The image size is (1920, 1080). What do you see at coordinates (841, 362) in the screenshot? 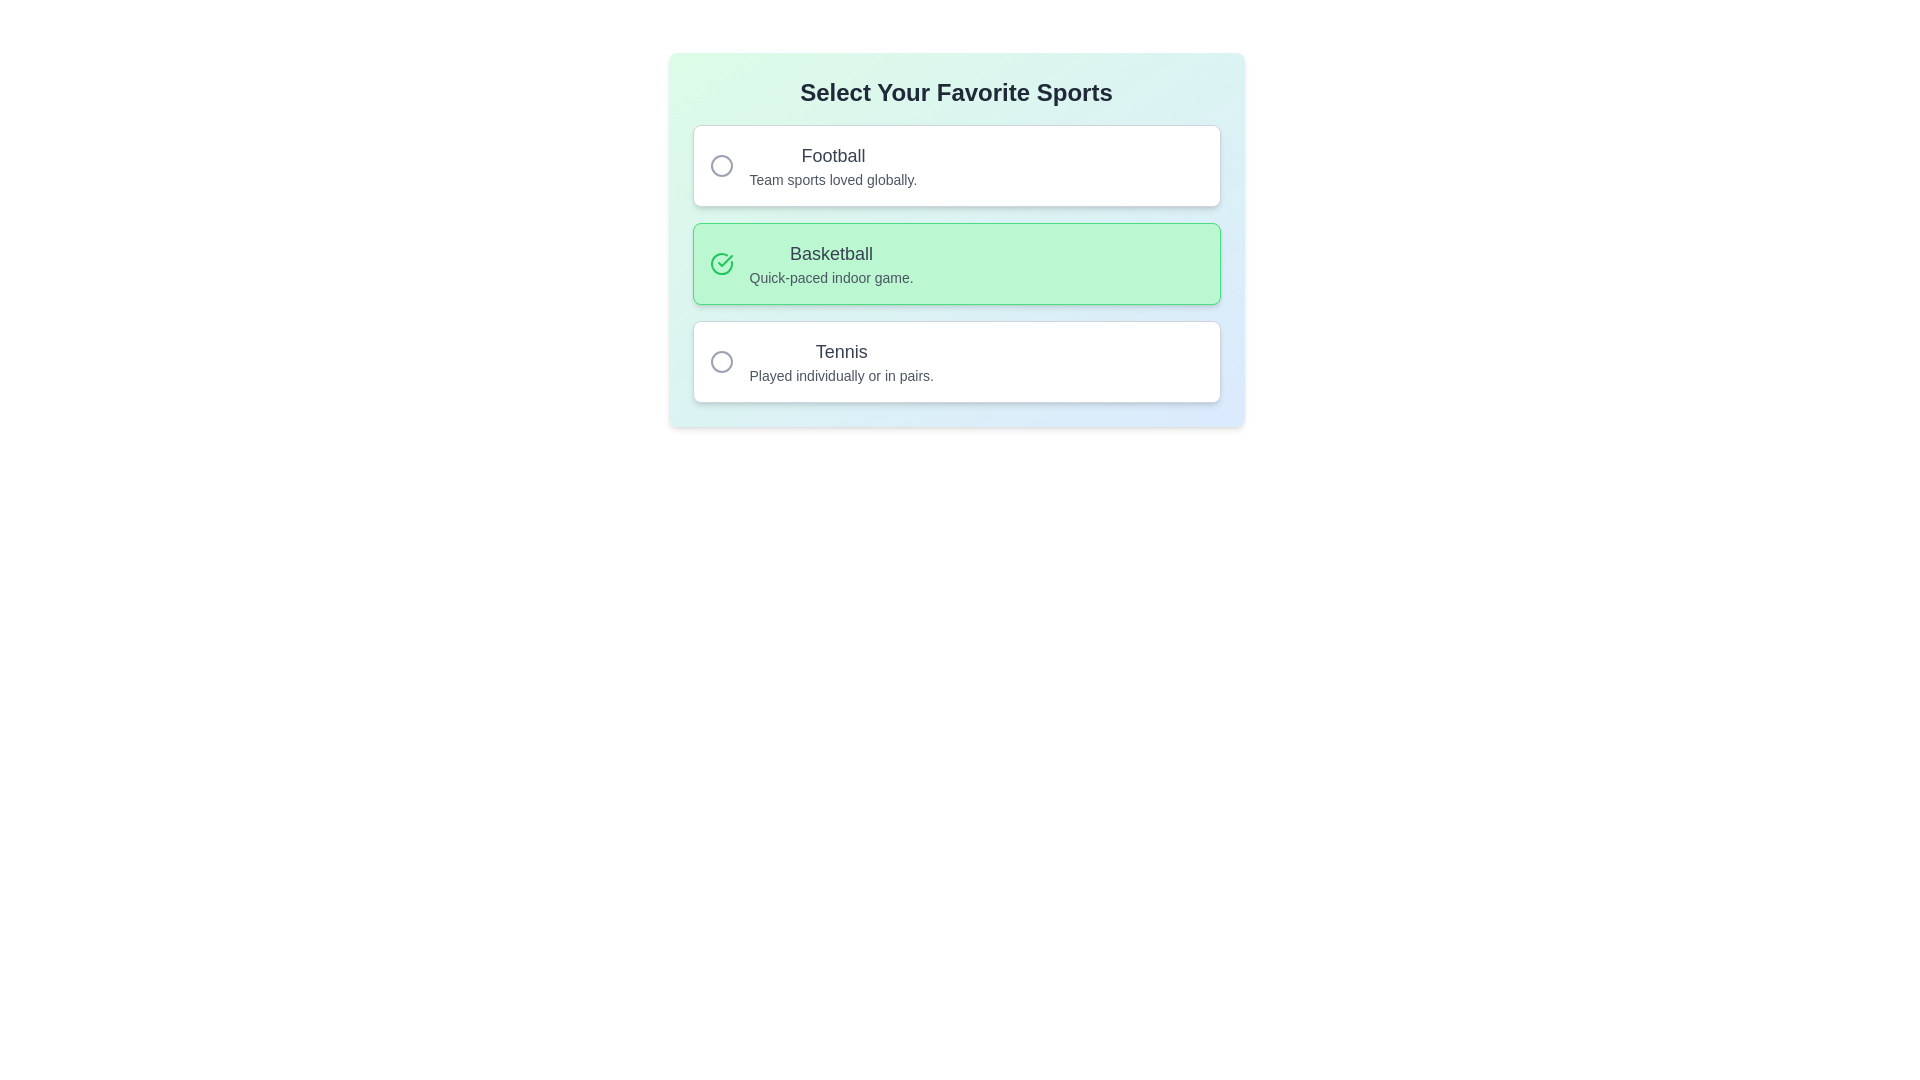
I see `informational static text content about 'Tennis' located within the third selectable card, positioned below the 'Basketball' card` at bounding box center [841, 362].